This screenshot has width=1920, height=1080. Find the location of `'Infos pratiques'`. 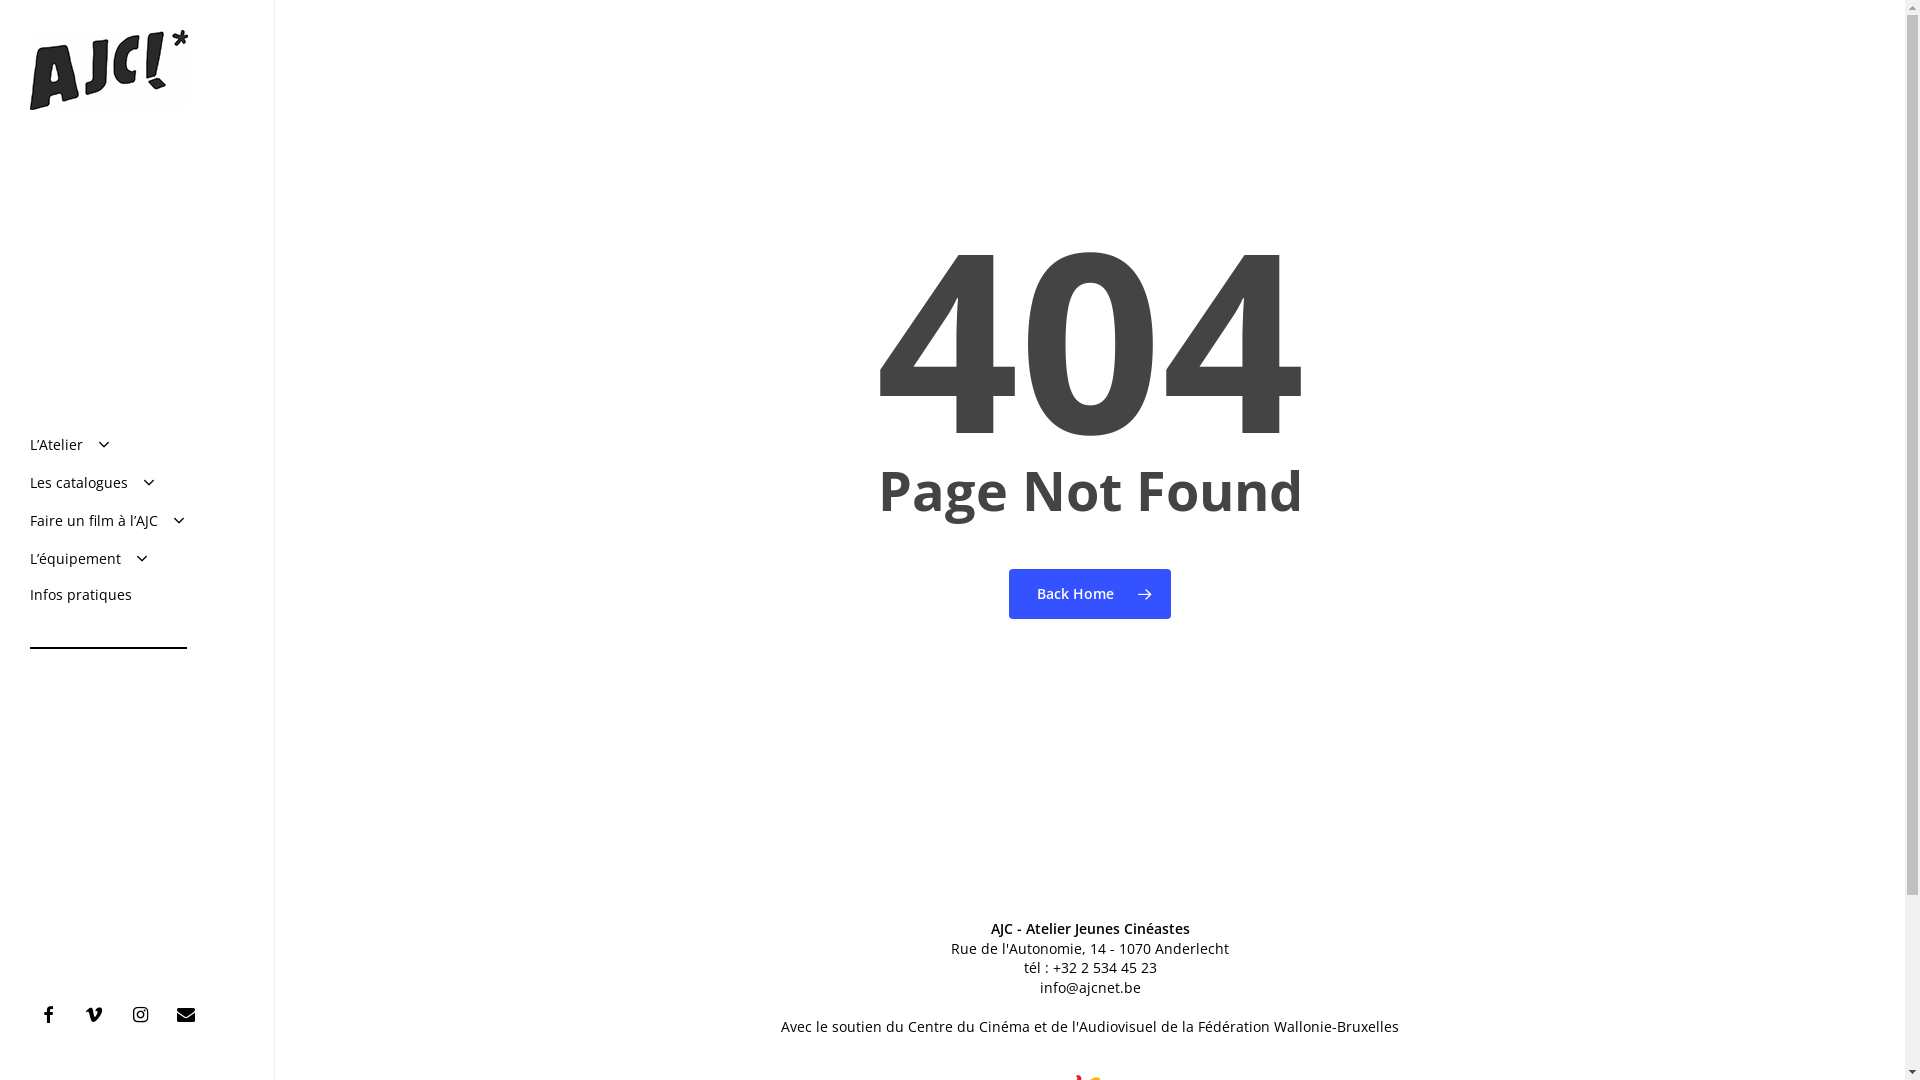

'Infos pratiques' is located at coordinates (29, 593).